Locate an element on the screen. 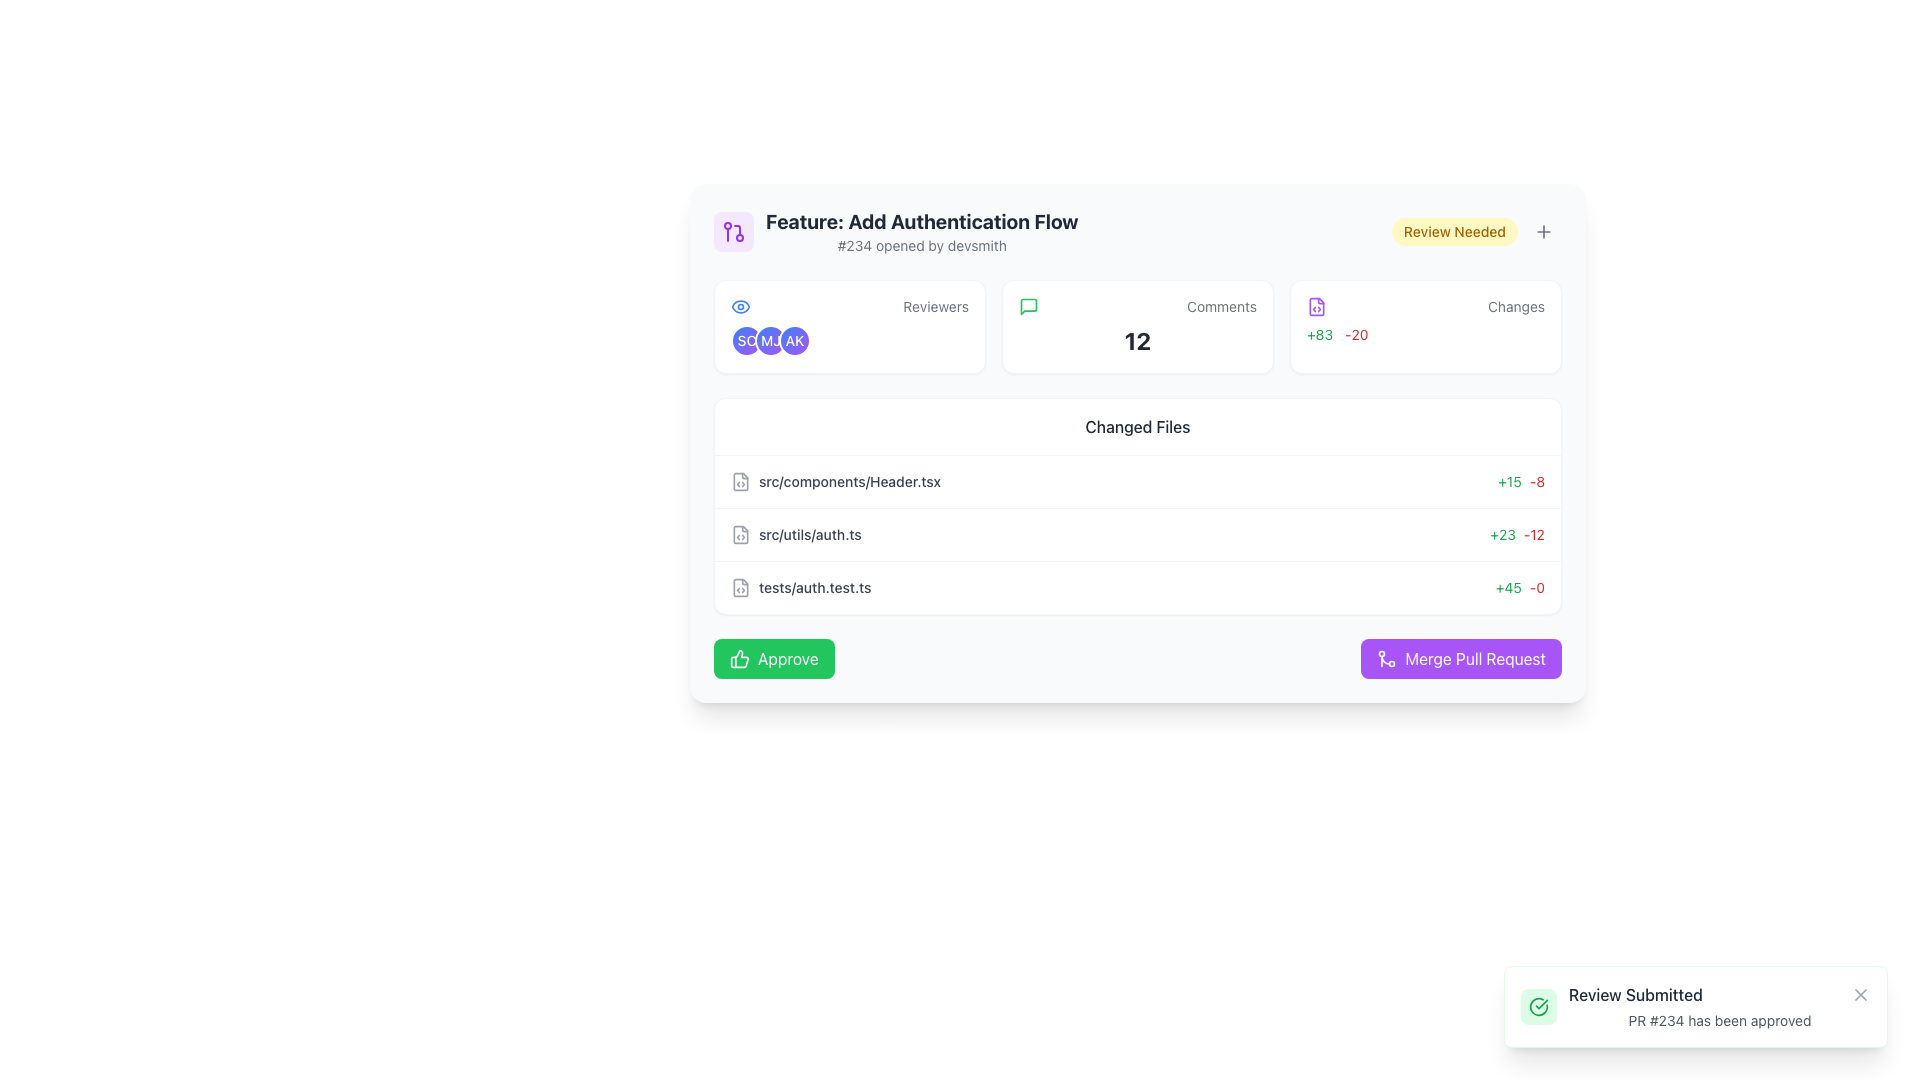 The width and height of the screenshot is (1920, 1080). the text label representing the filepath of the file involved in the pull request is located at coordinates (849, 482).